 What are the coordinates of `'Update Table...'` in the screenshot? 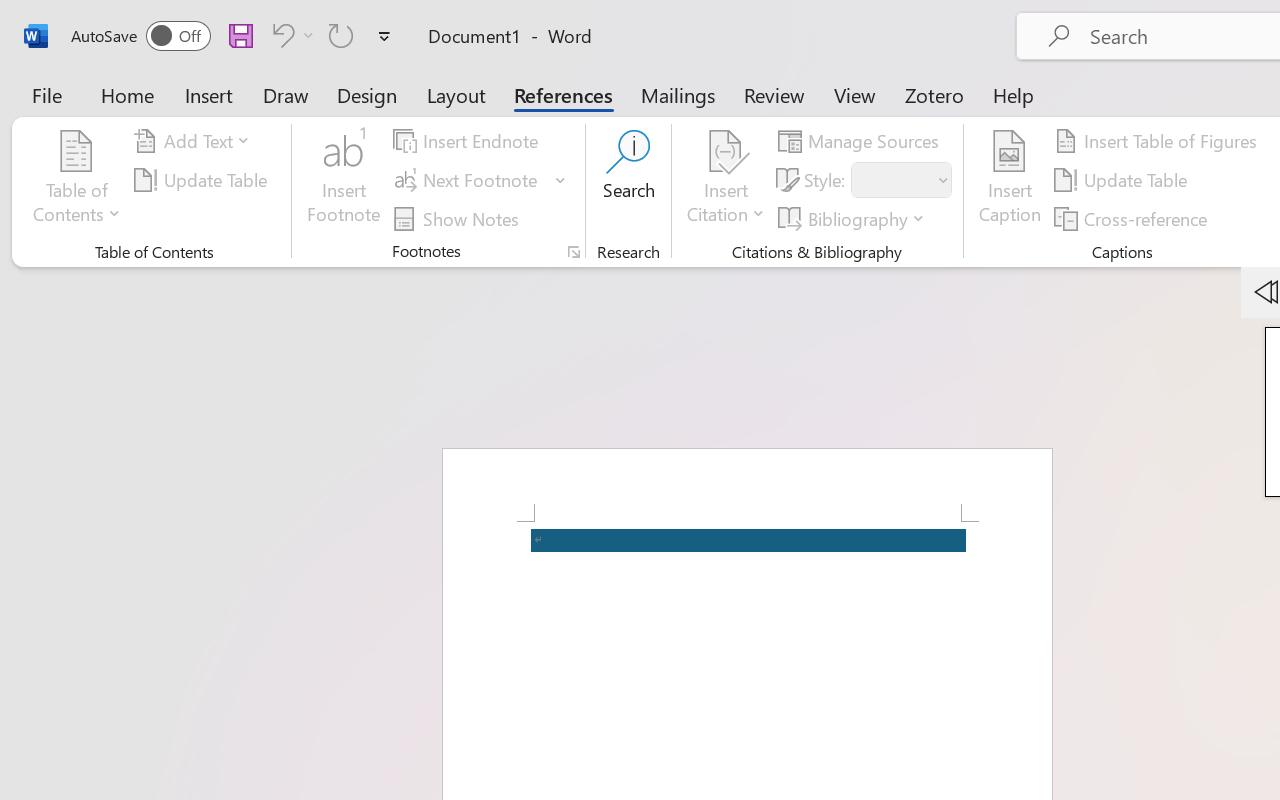 It's located at (204, 179).